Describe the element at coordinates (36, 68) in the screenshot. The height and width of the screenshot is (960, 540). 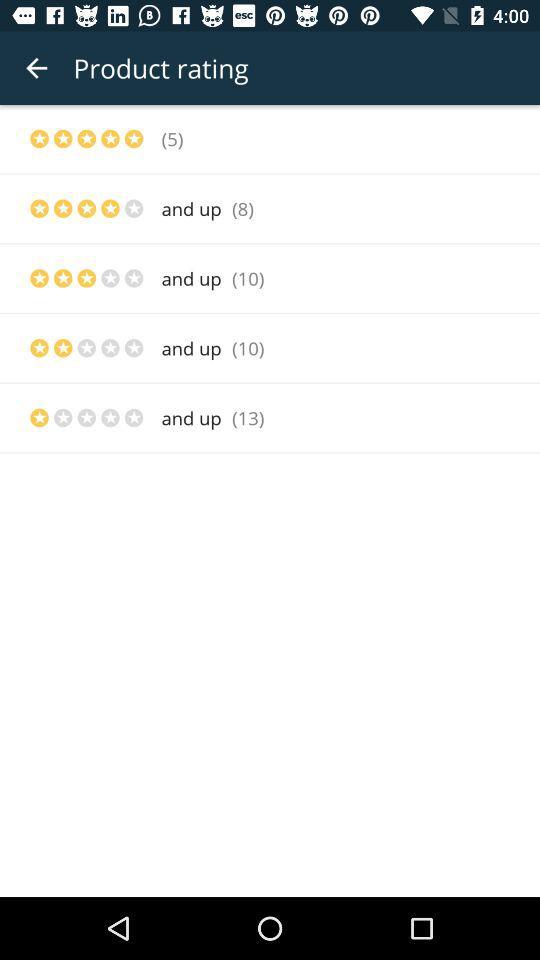
I see `item to the left of product rating item` at that location.